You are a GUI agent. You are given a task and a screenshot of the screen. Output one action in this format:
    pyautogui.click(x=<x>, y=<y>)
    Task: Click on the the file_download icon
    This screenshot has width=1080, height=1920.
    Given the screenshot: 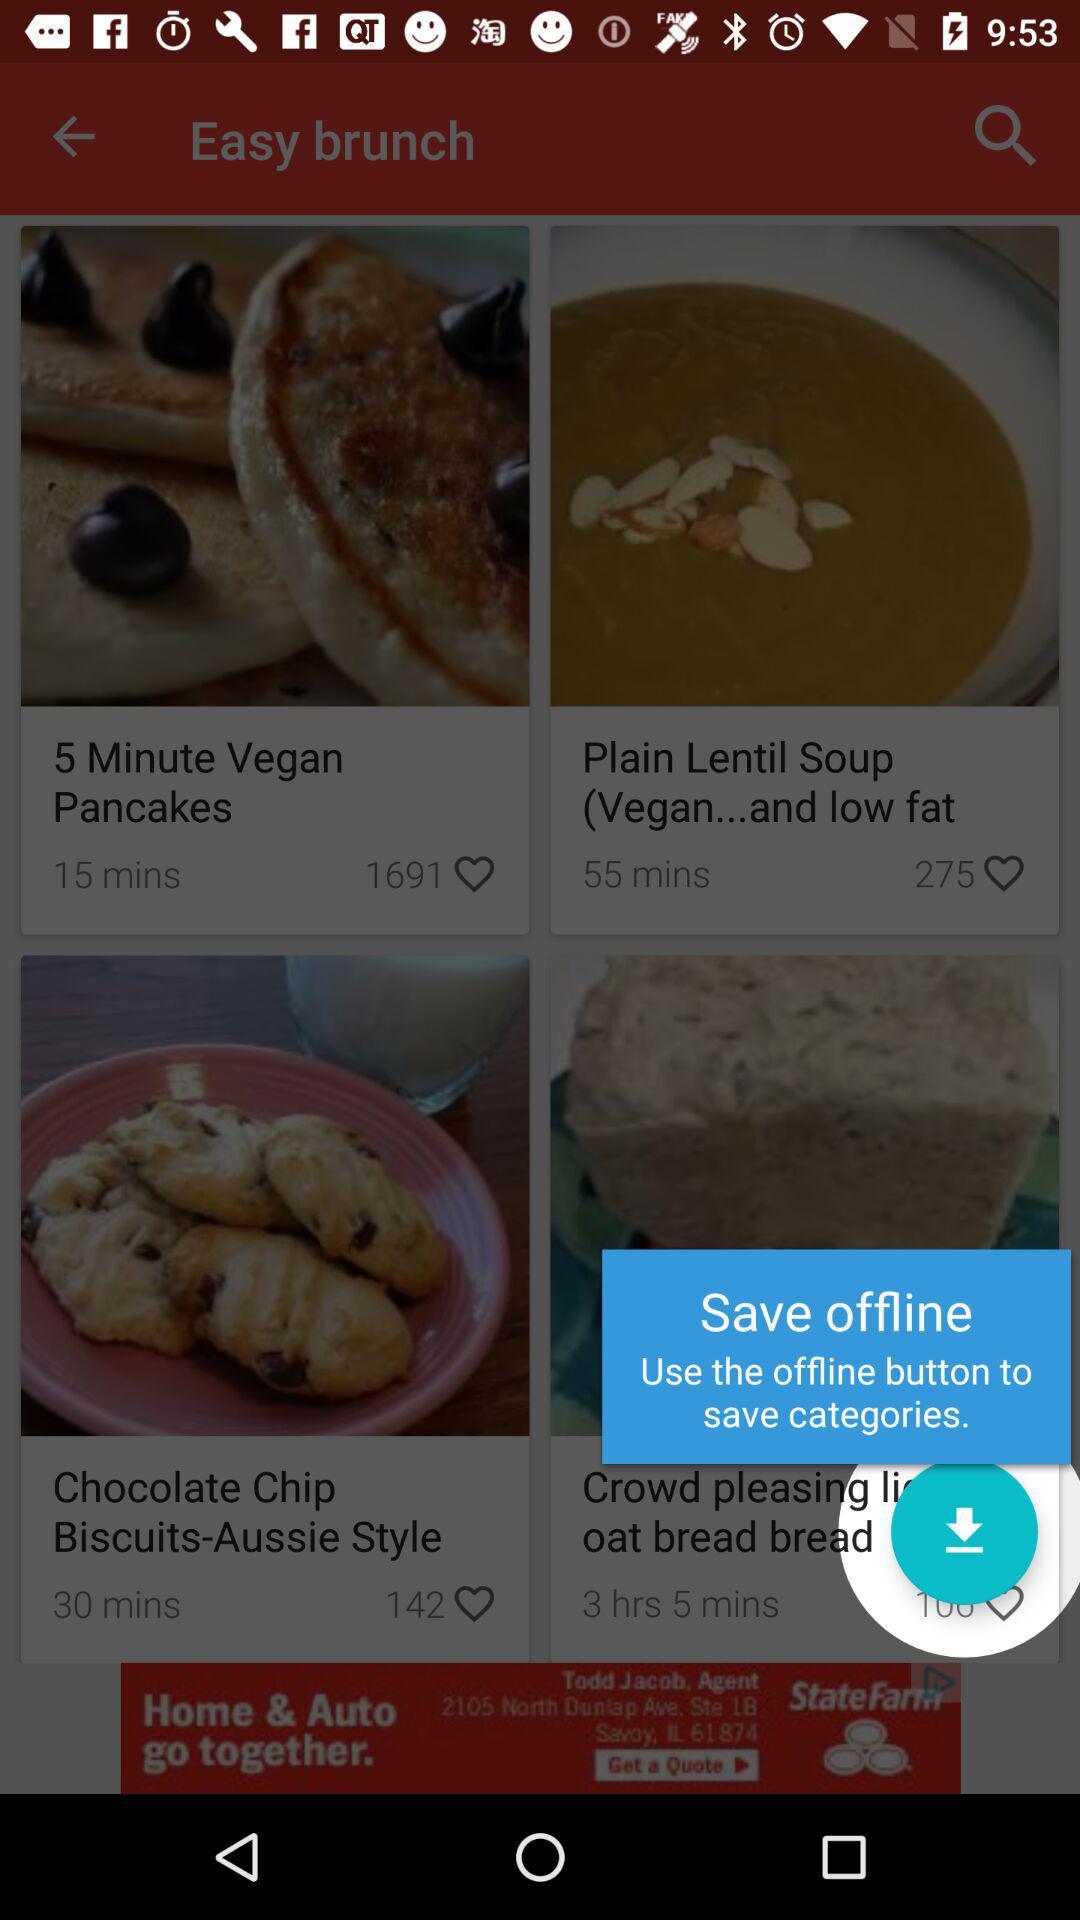 What is the action you would take?
    pyautogui.click(x=963, y=1530)
    